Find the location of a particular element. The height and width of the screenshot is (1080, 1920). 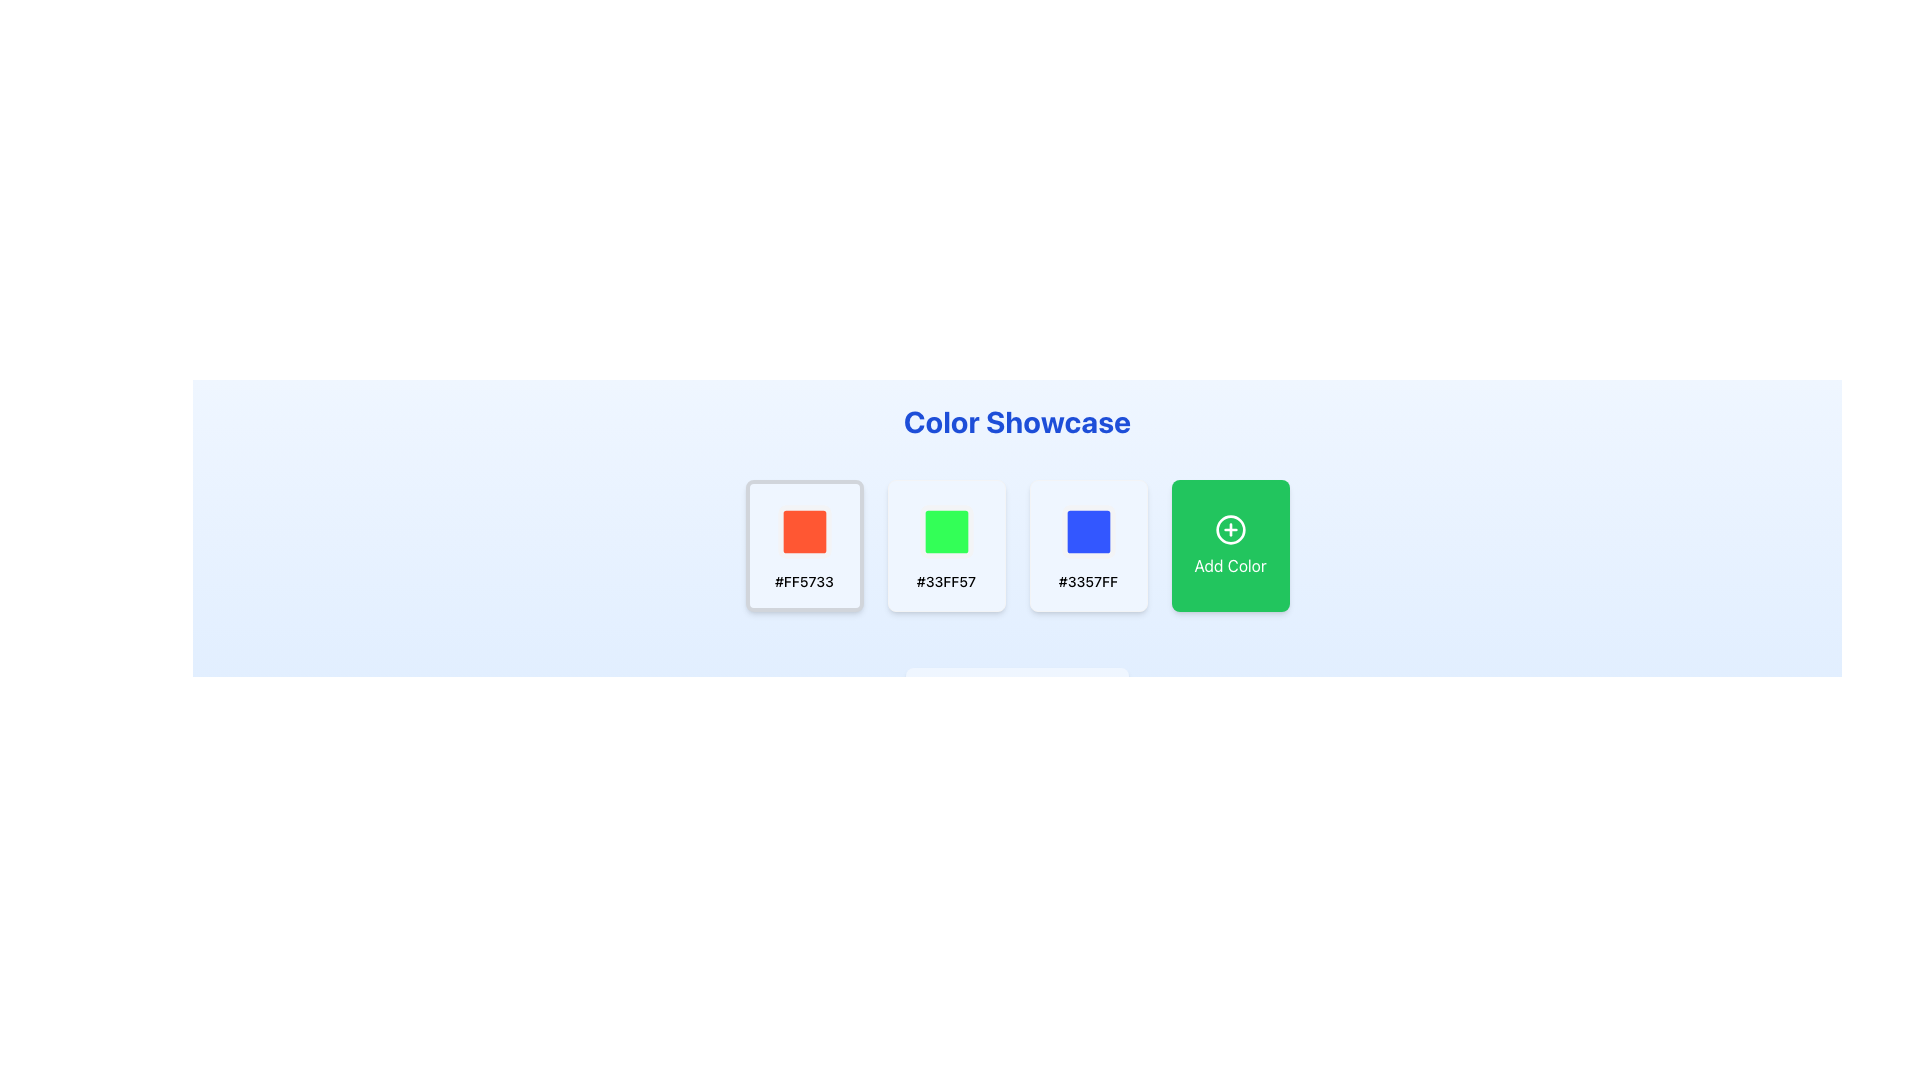

the color code for the green square color swatch tile with the code '#33FF57', located in the 'Color Showcase' grid is located at coordinates (945, 546).